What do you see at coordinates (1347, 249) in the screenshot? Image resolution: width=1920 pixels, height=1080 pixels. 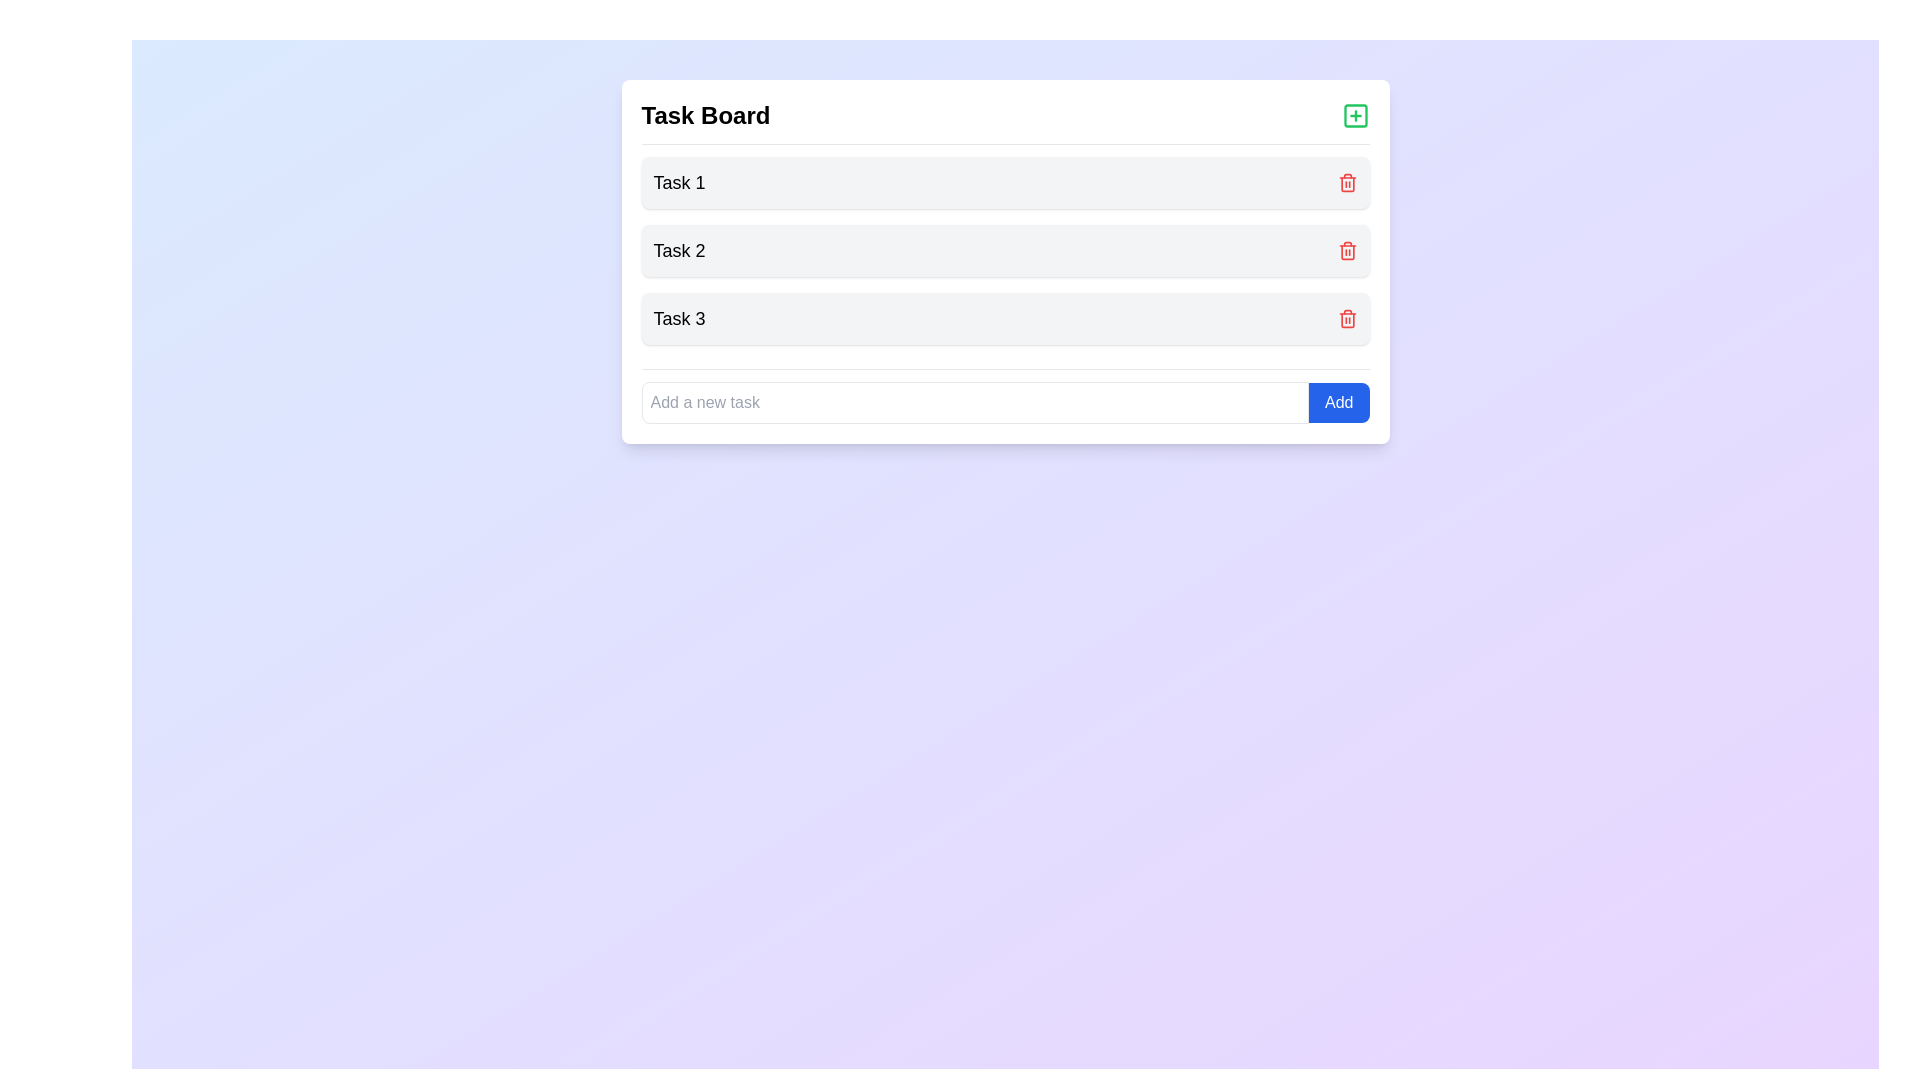 I see `the delete button icon for 'Task 2' to observe a visual style change` at bounding box center [1347, 249].